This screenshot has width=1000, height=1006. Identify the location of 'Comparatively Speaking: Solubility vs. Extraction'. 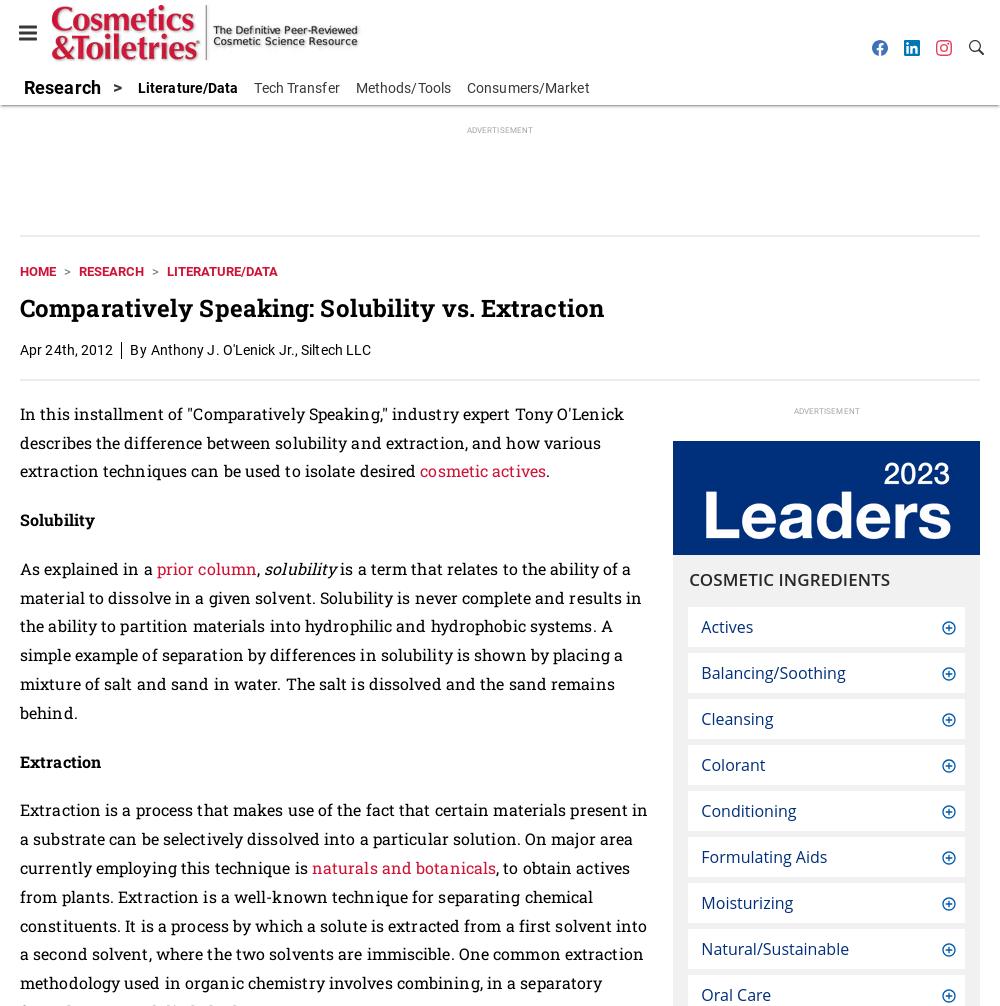
(311, 306).